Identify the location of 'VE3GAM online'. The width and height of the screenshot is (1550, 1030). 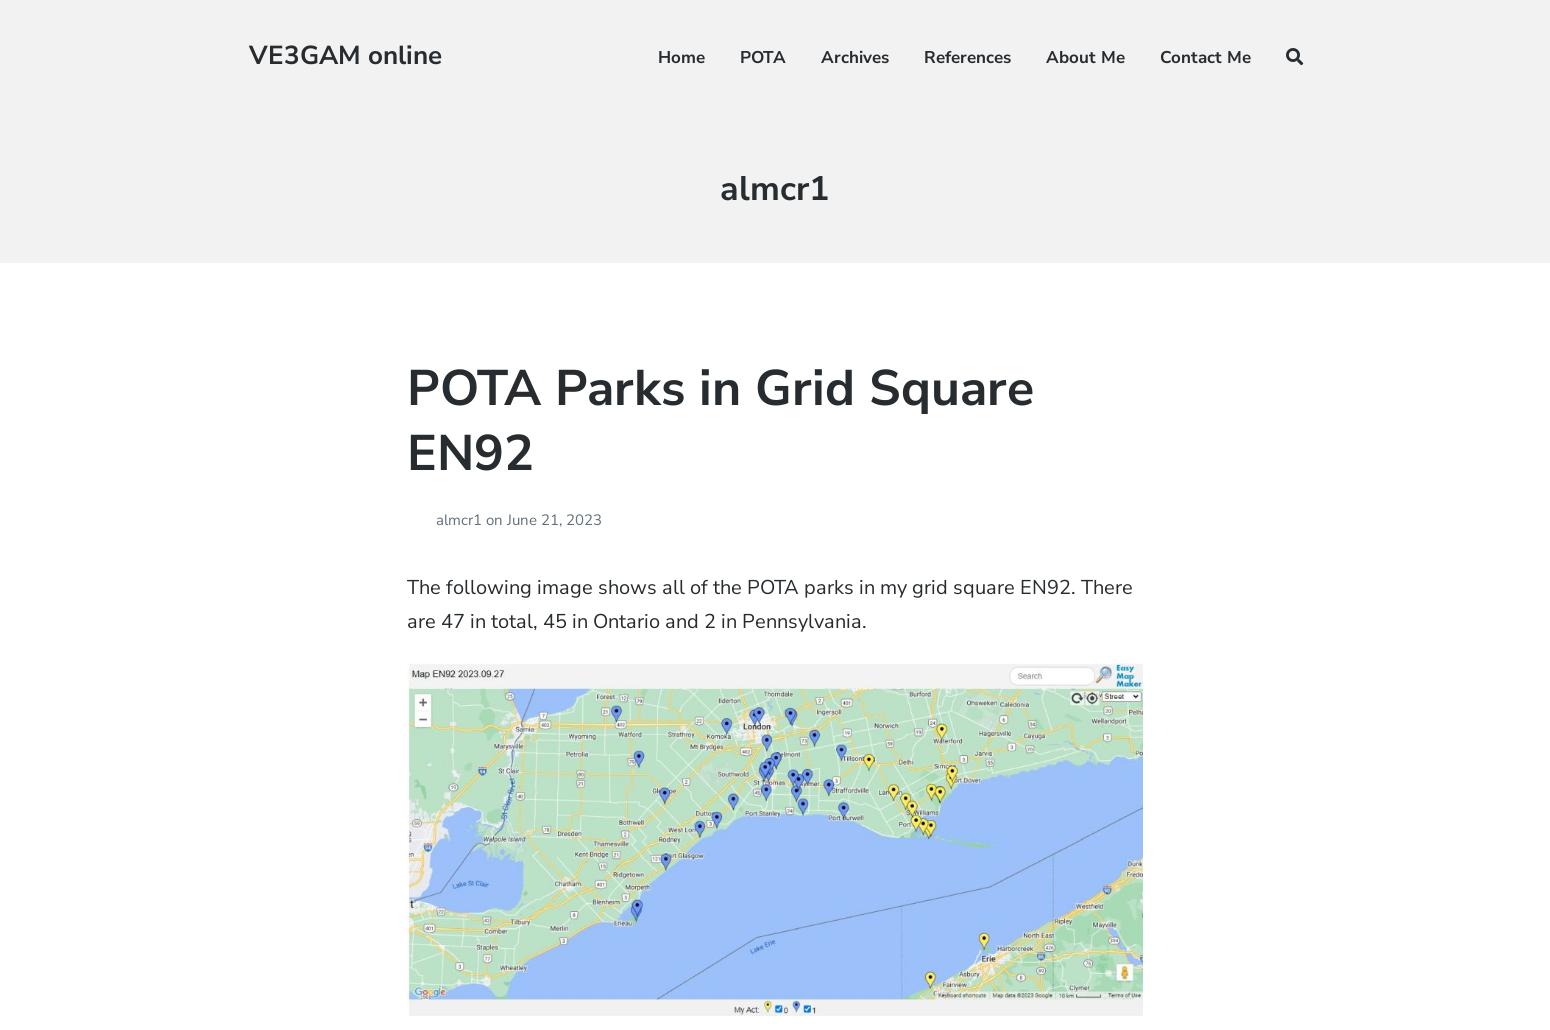
(344, 54).